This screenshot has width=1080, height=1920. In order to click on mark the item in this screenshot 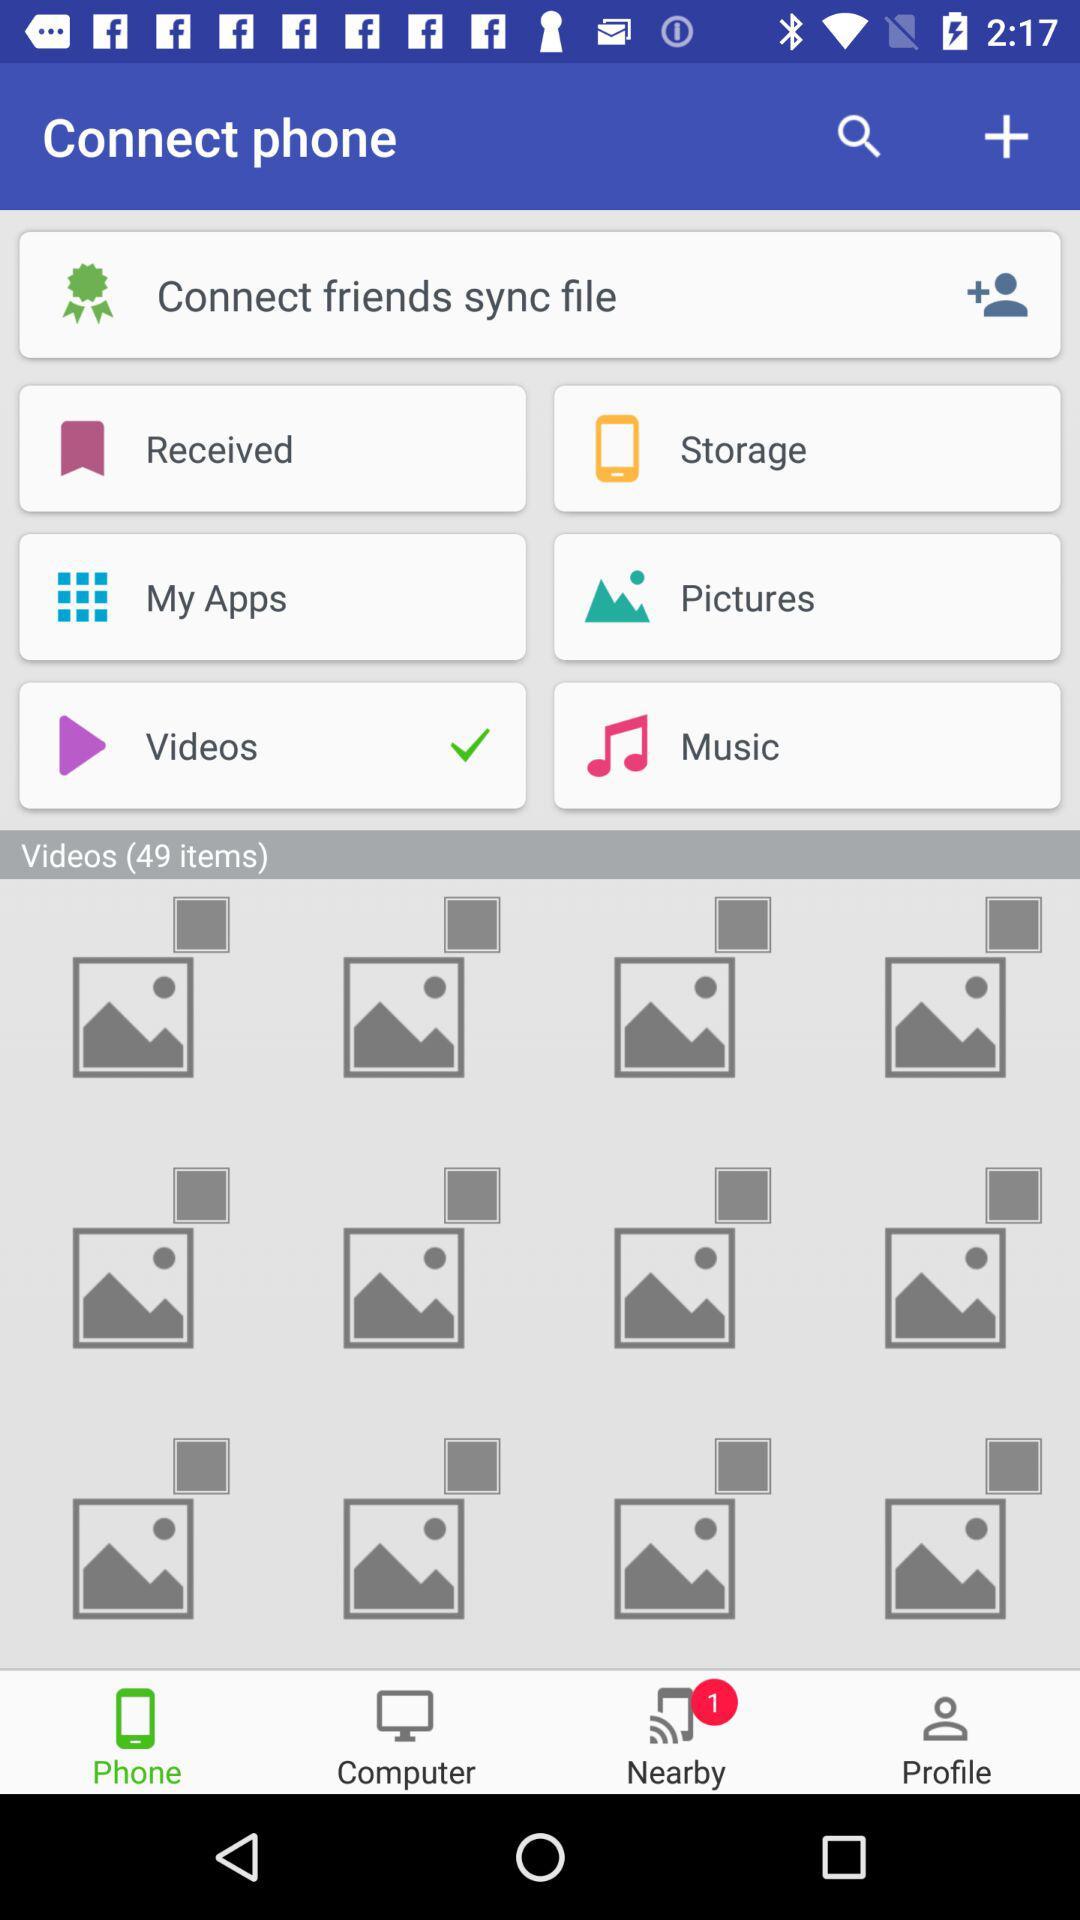, I will do `click(219, 923)`.